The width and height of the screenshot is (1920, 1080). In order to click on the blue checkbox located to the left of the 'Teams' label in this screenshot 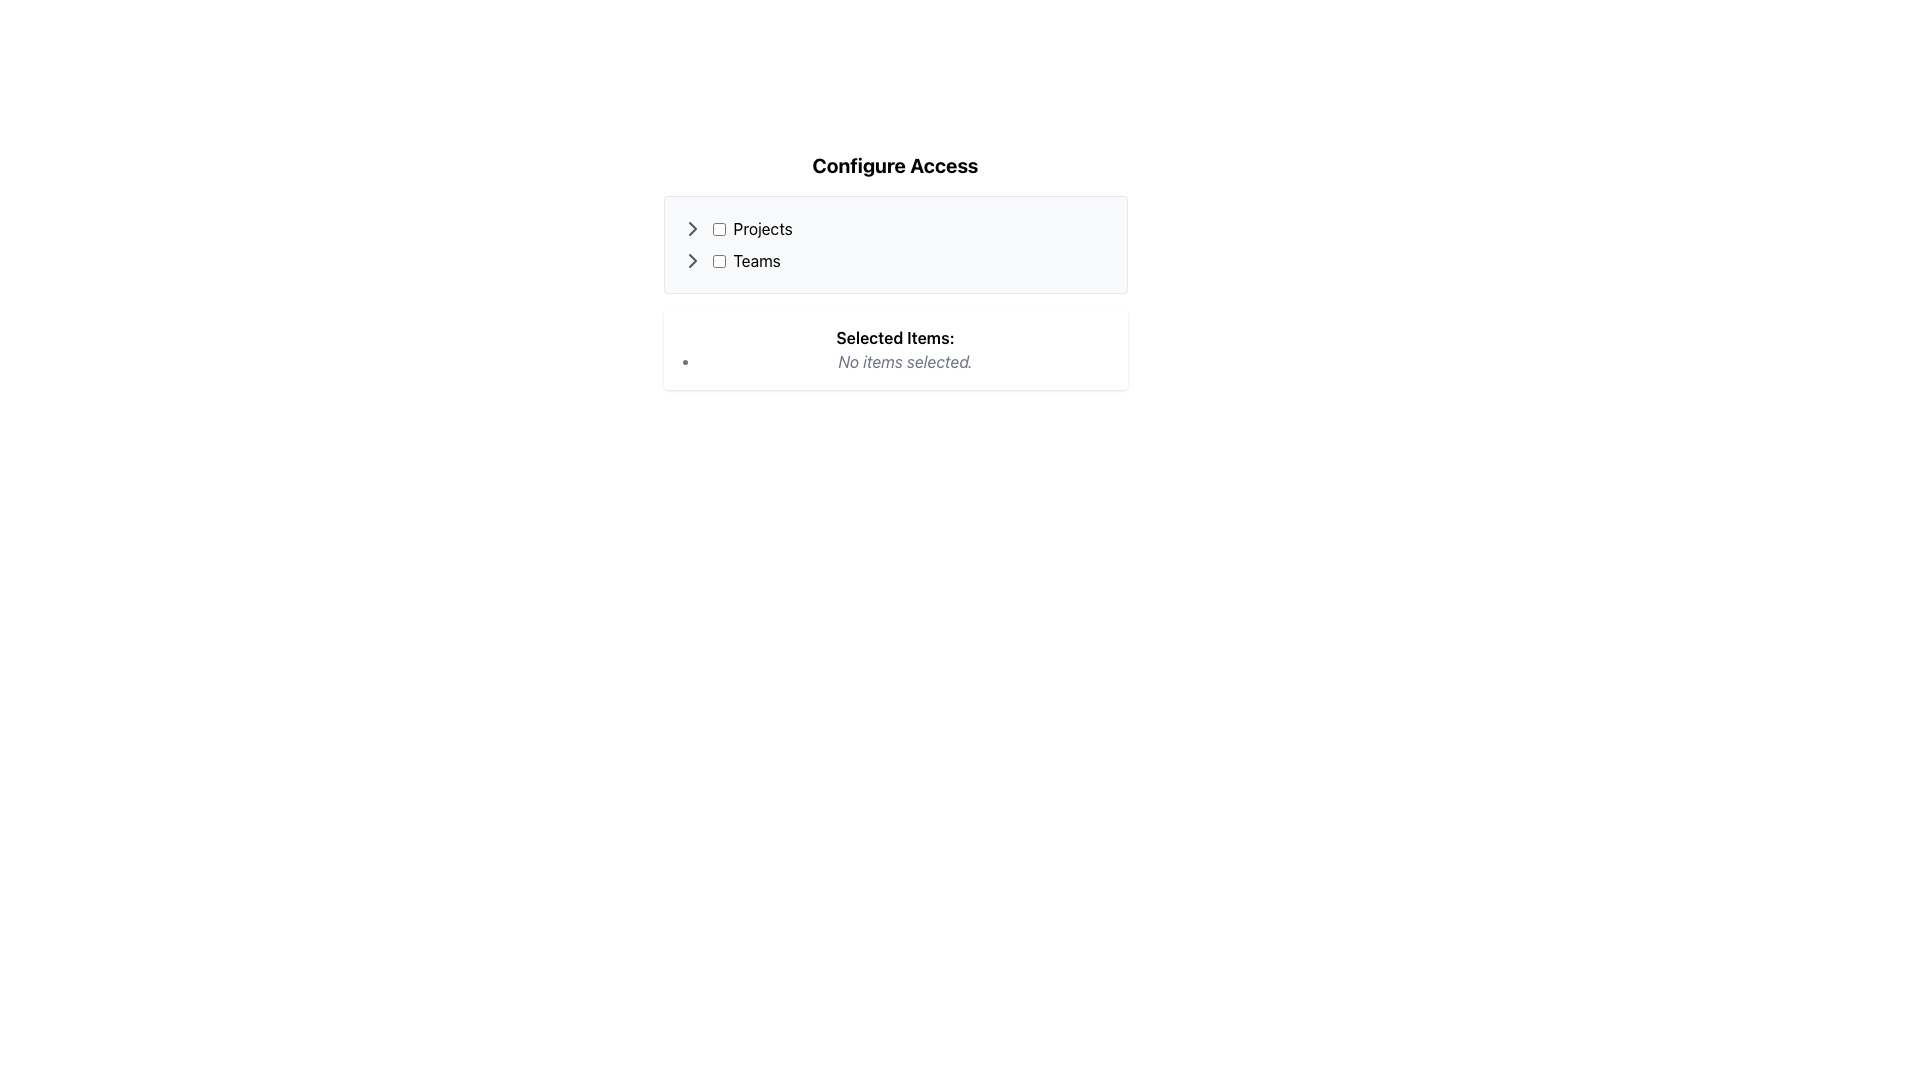, I will do `click(719, 260)`.